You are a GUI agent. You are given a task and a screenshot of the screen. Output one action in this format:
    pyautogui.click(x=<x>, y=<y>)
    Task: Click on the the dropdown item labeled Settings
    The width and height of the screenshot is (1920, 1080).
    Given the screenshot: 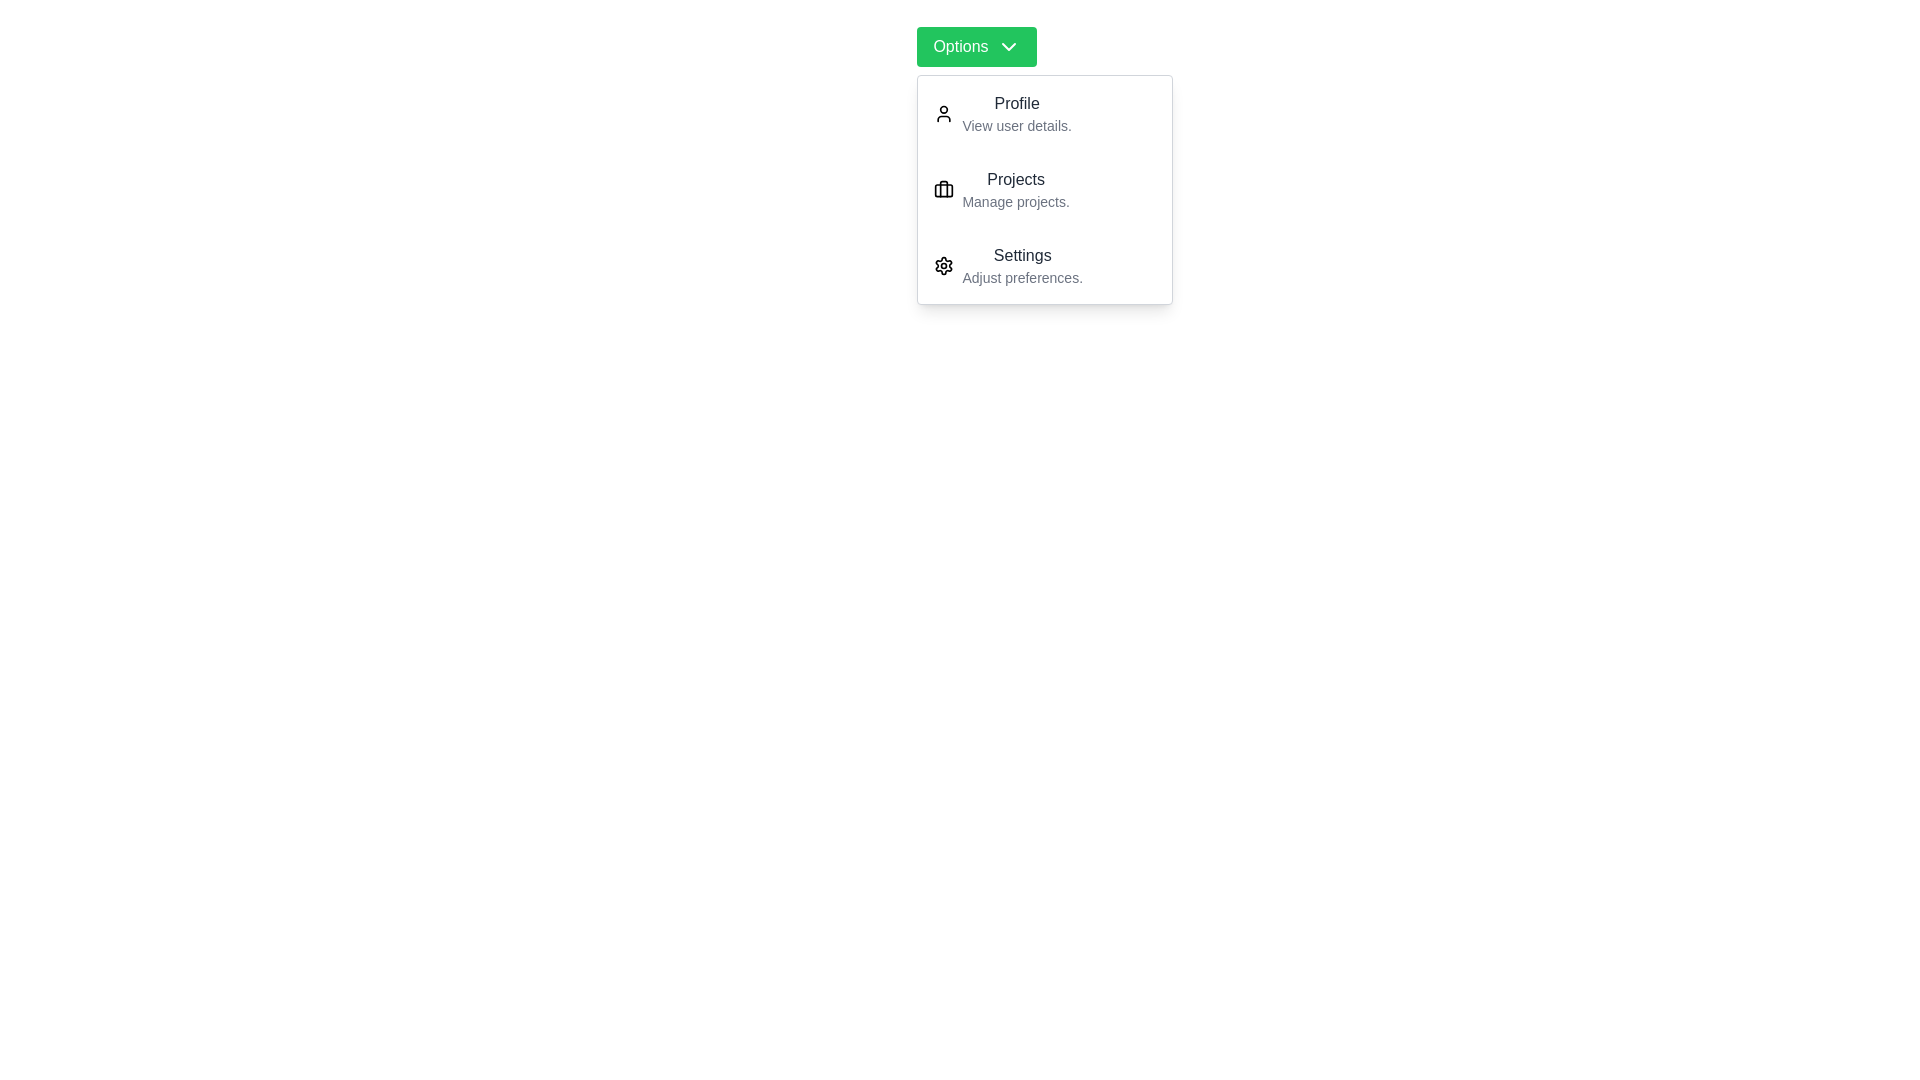 What is the action you would take?
    pyautogui.click(x=1044, y=265)
    